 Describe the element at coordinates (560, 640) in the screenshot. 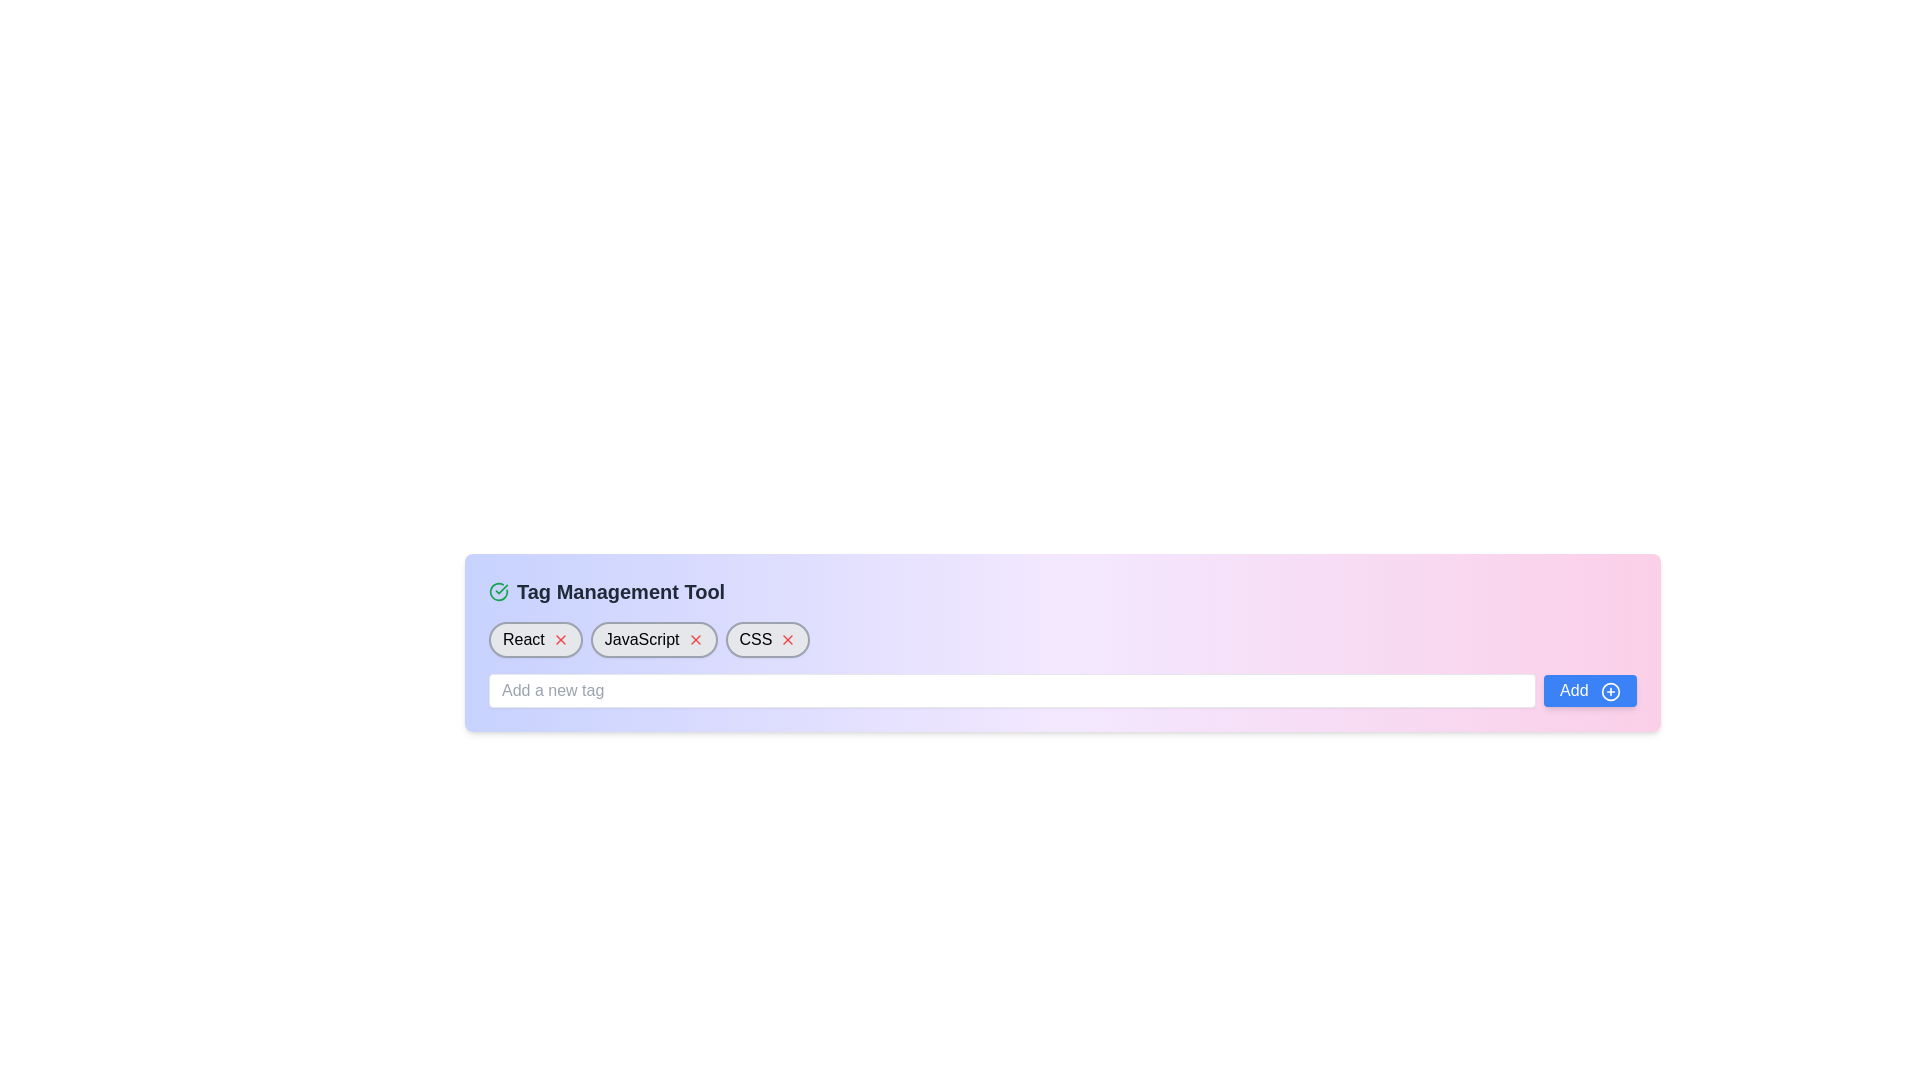

I see `the interactive red 'X' icon button associated with the 'React' tag` at that location.